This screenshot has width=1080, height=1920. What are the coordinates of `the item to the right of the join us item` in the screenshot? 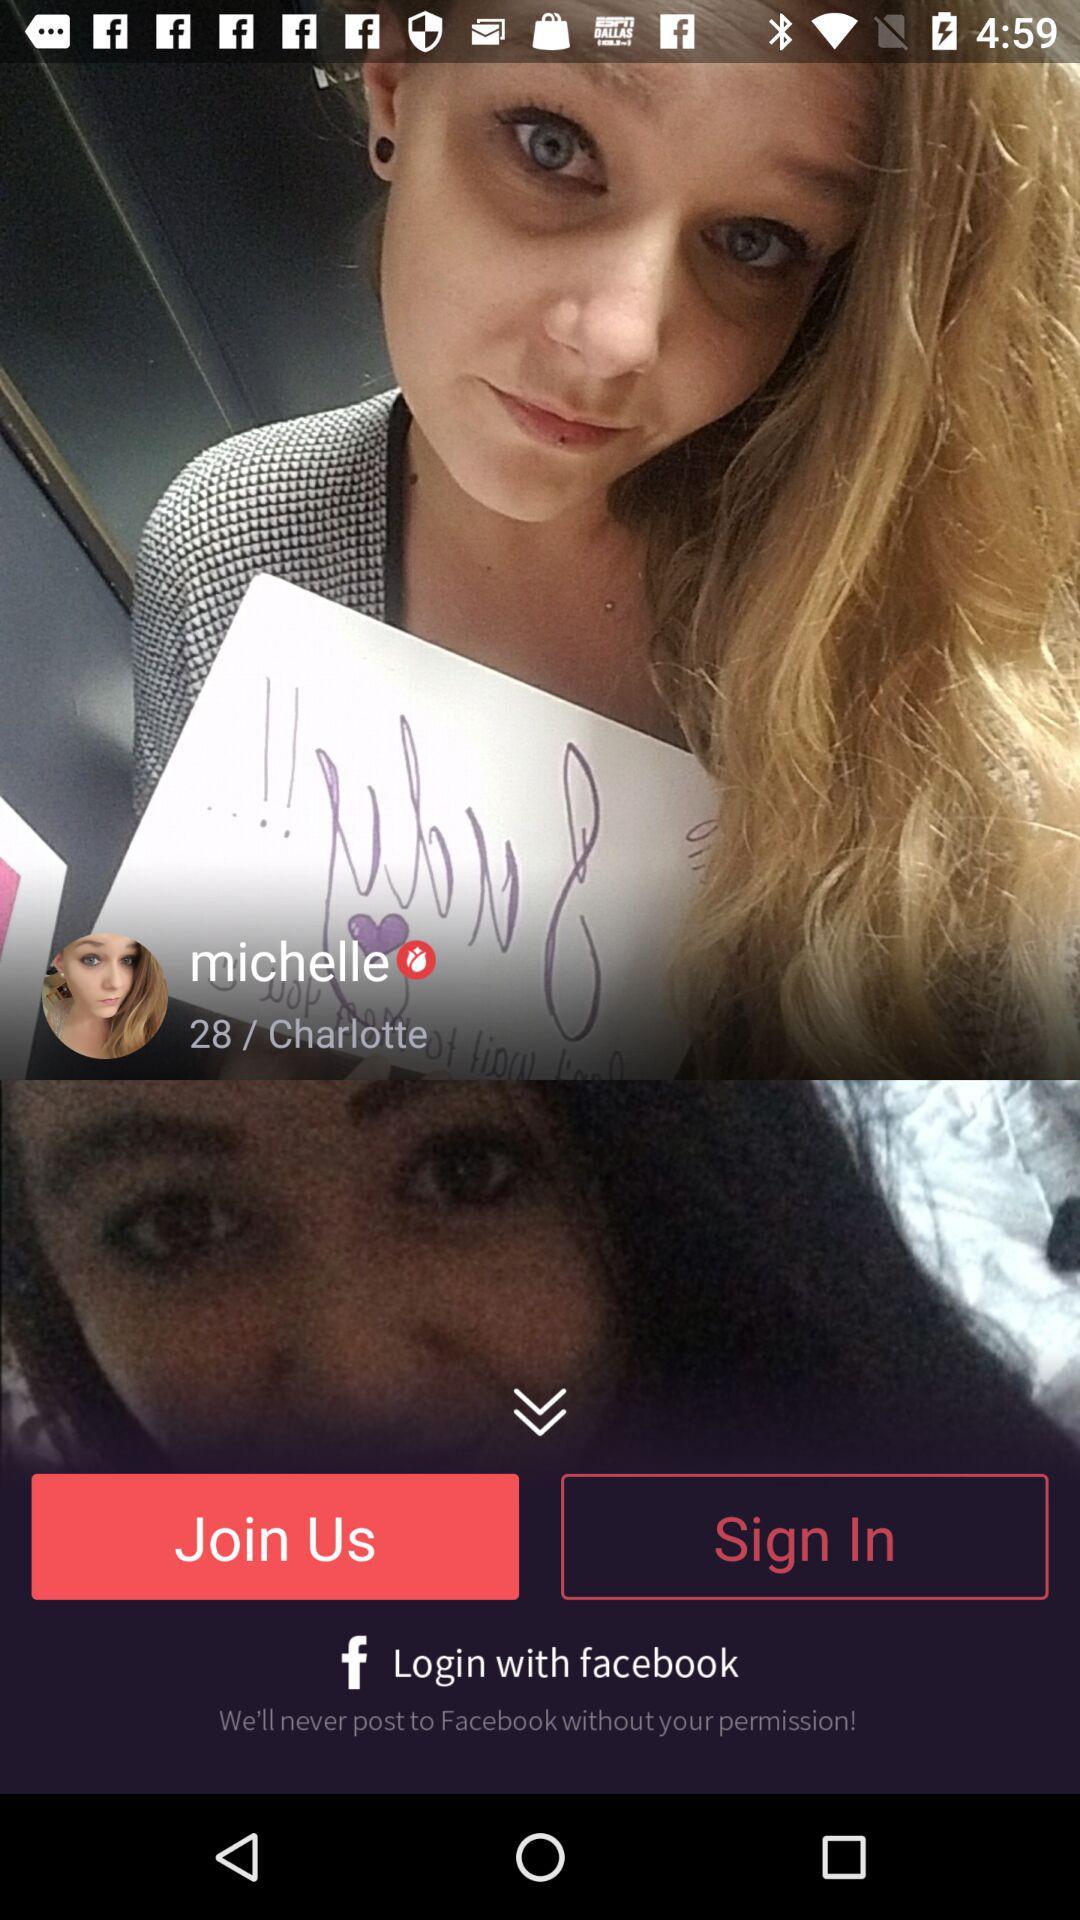 It's located at (803, 1535).